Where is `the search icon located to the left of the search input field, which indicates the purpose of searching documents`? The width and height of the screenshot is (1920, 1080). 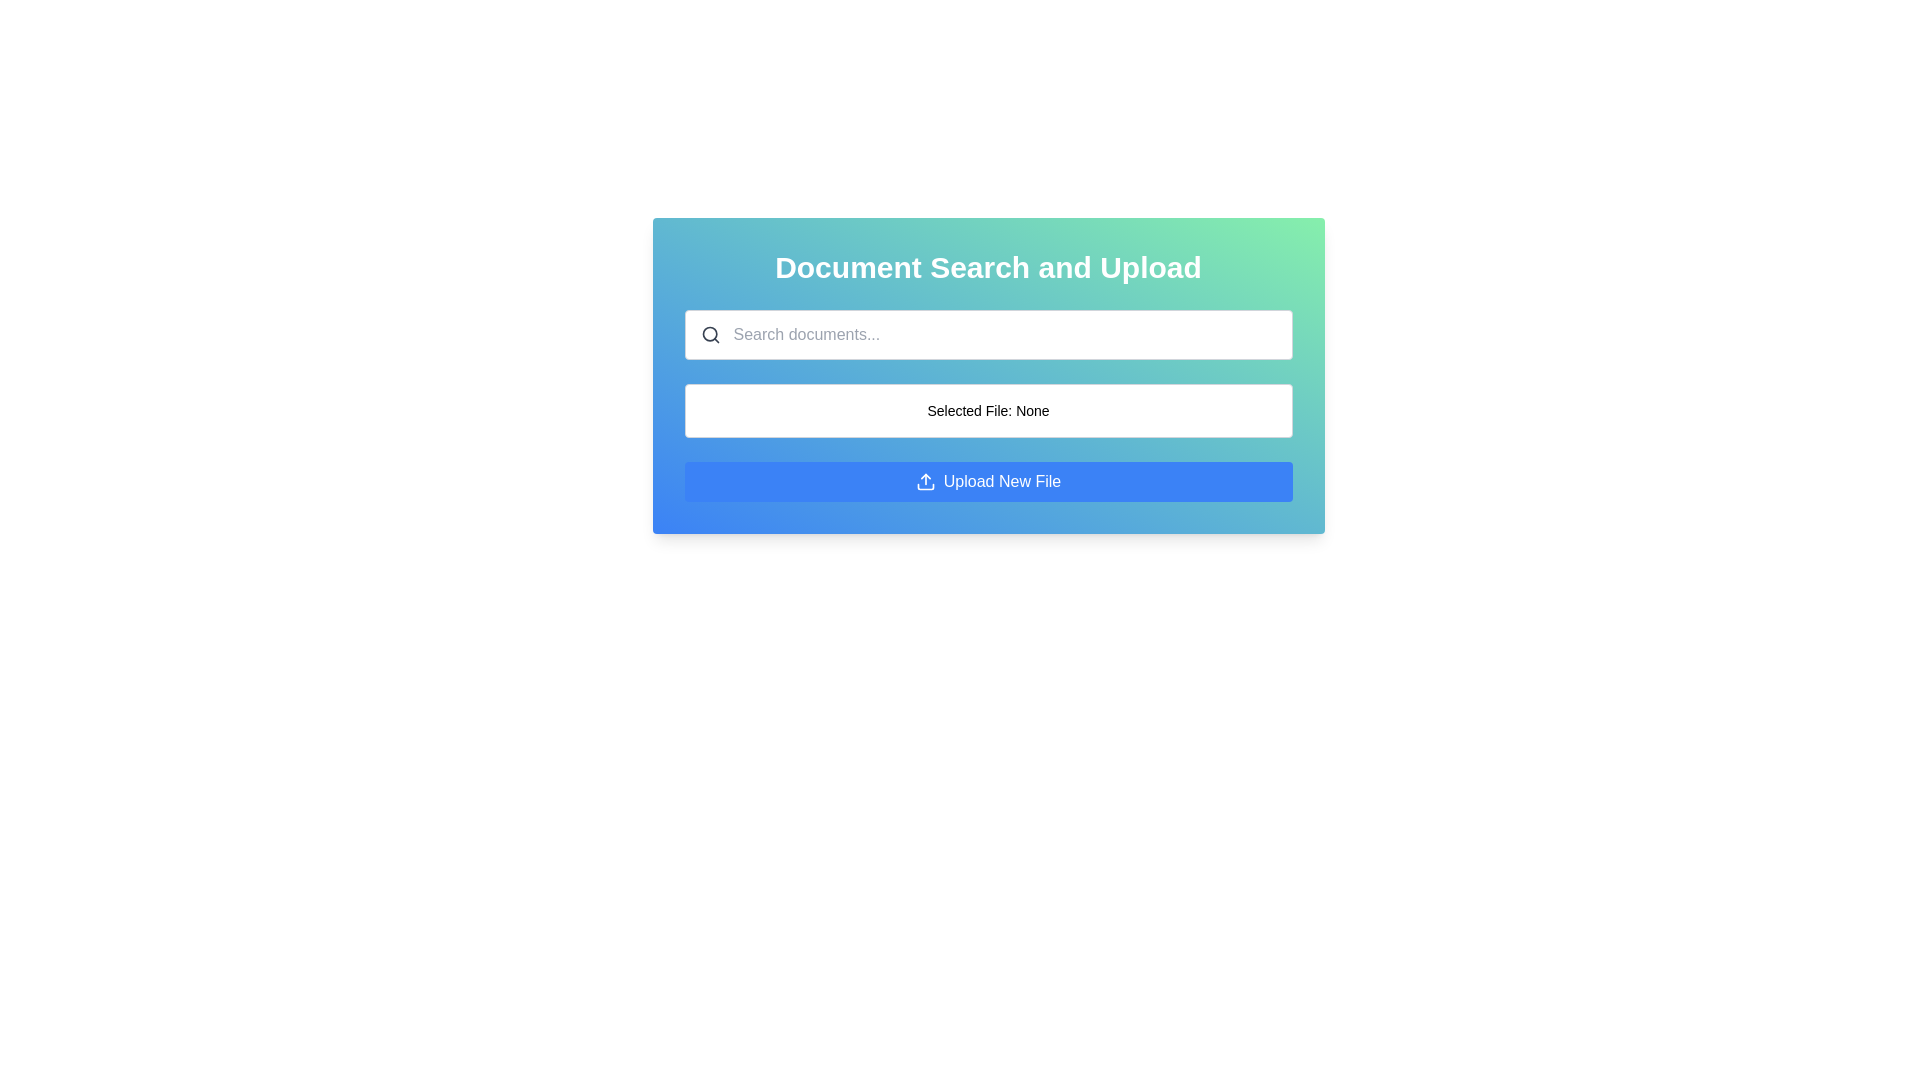 the search icon located to the left of the search input field, which indicates the purpose of searching documents is located at coordinates (710, 334).